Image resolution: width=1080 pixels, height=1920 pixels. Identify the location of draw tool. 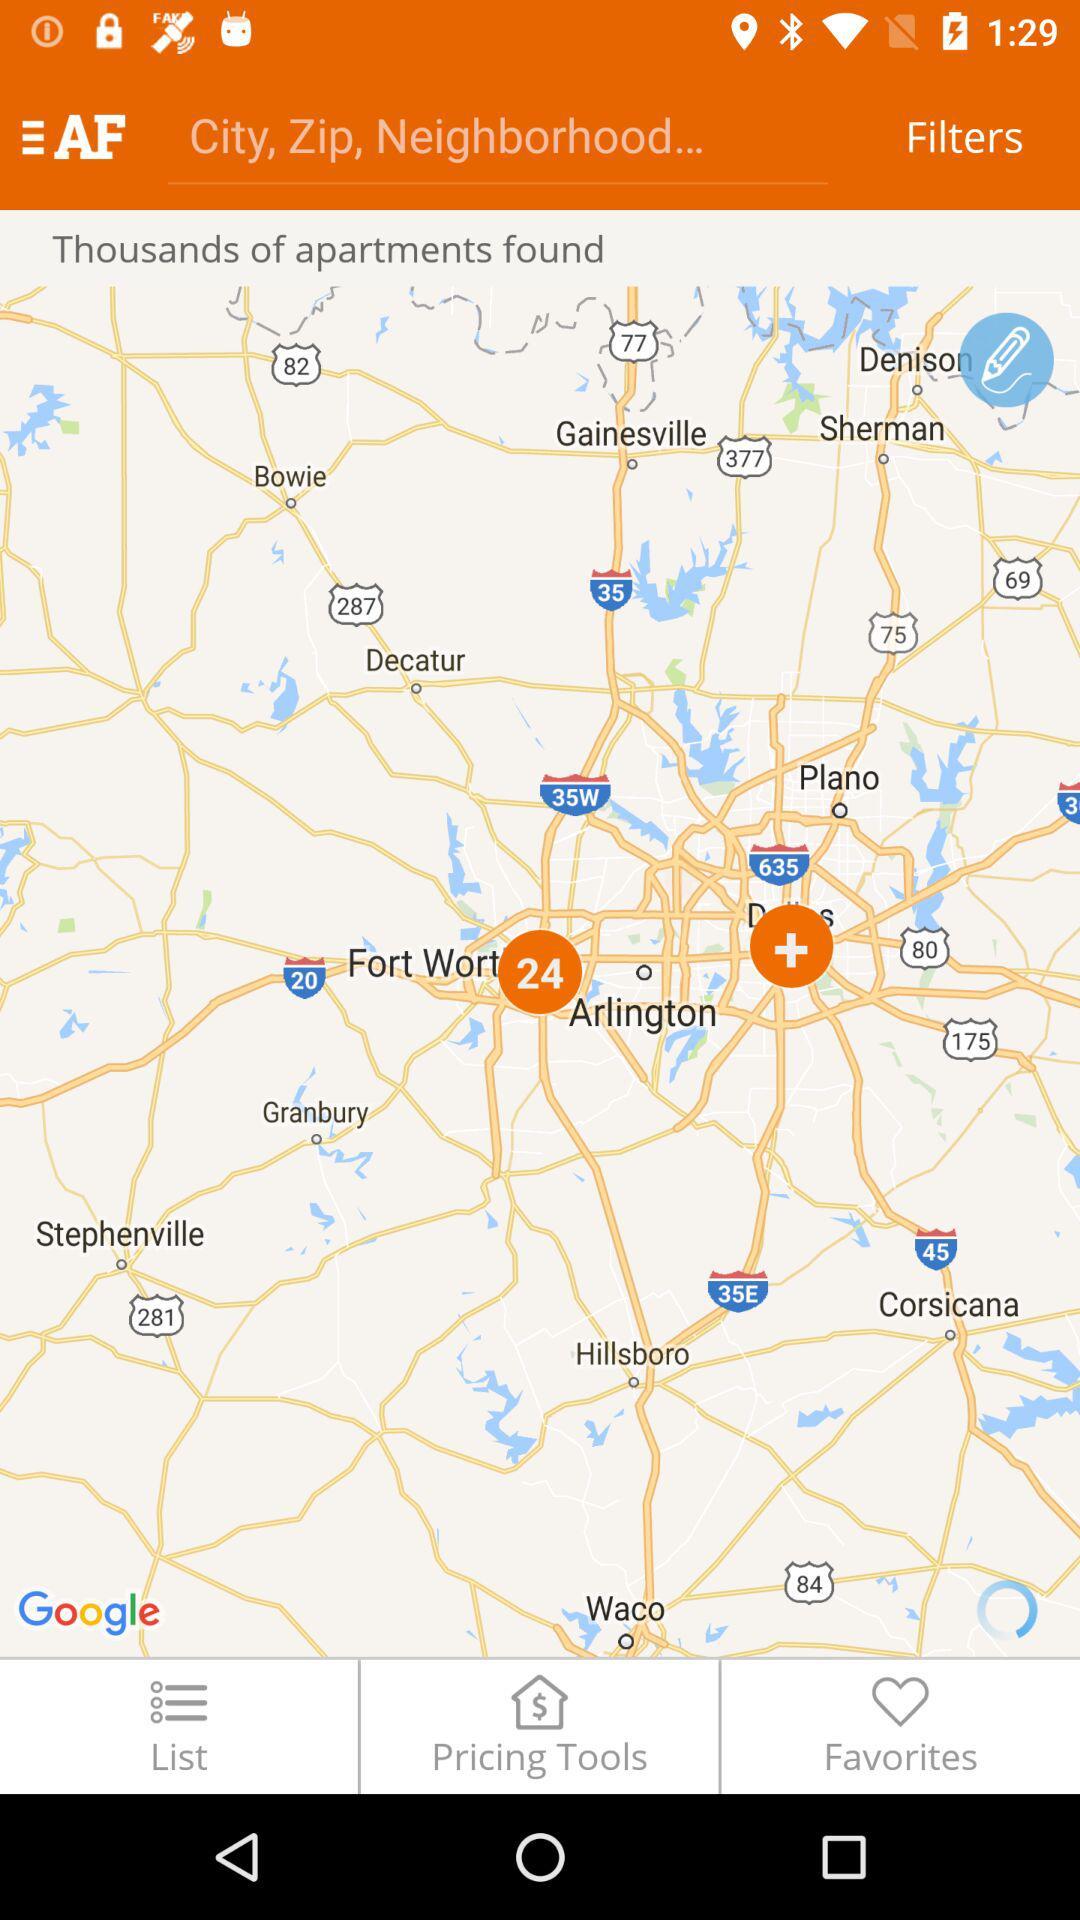
(1006, 360).